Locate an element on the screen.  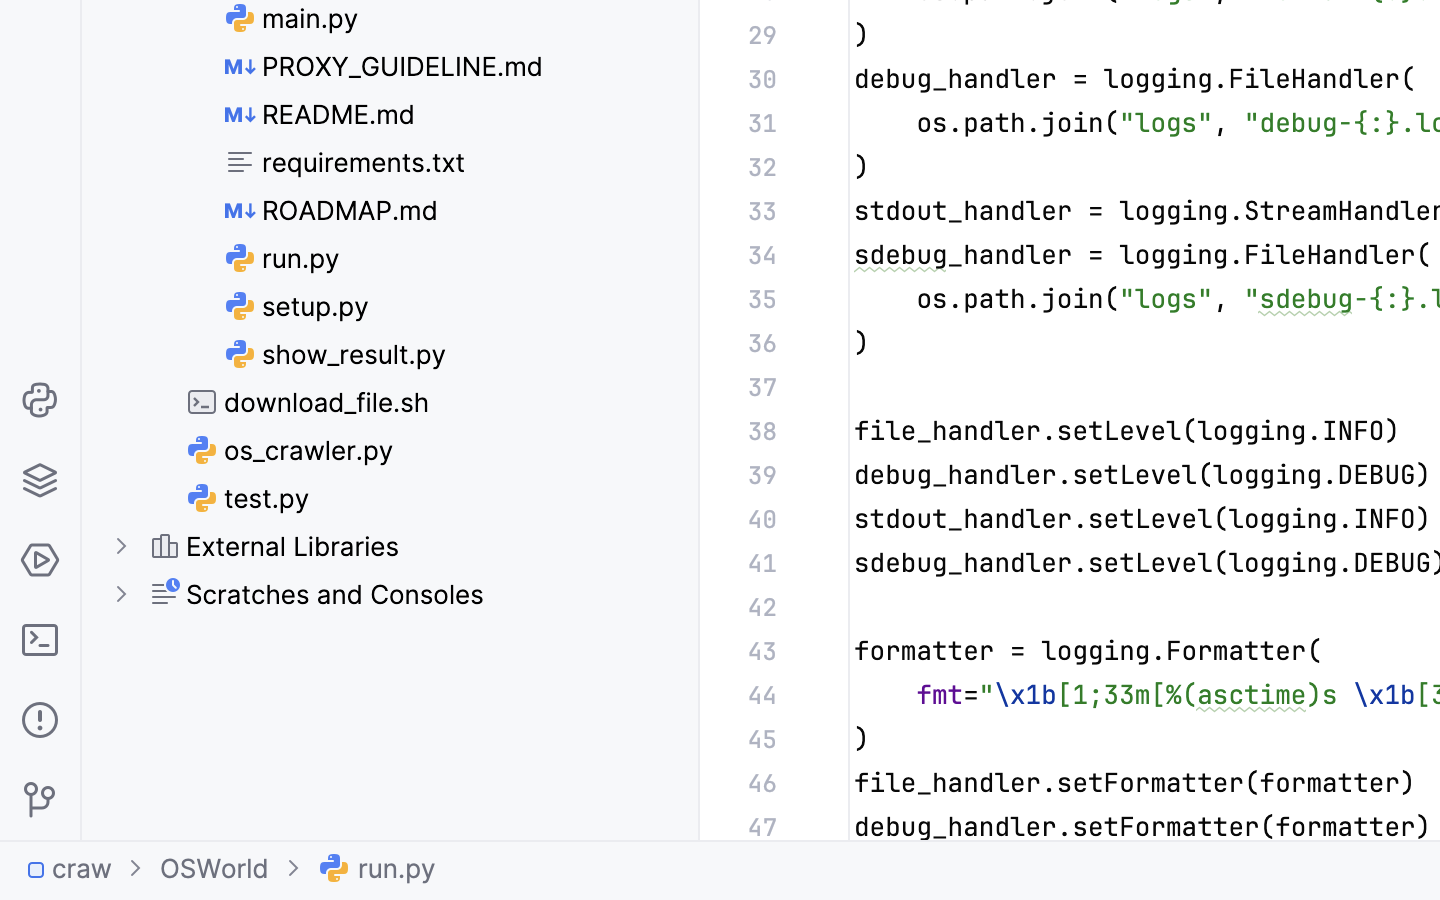
'README.md' is located at coordinates (320, 114).